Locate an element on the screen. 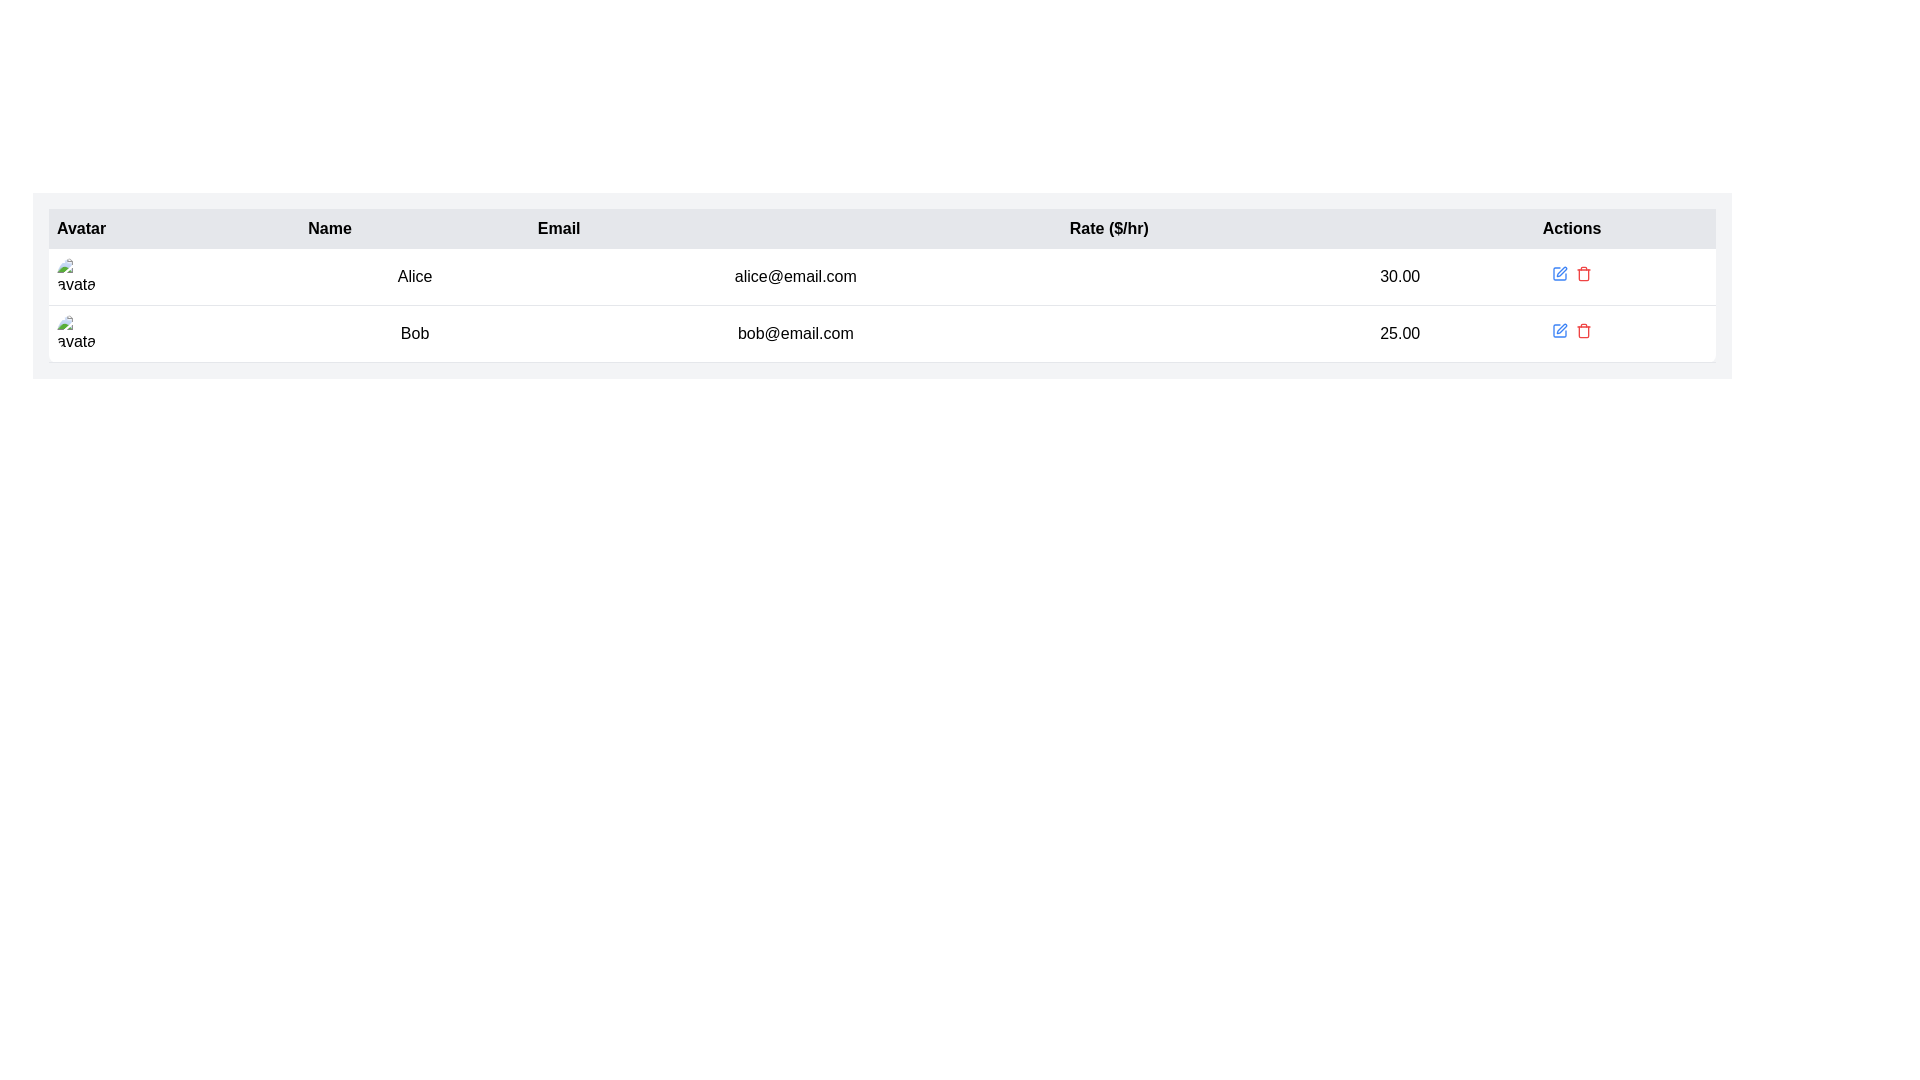 This screenshot has width=1920, height=1080. the avatar image element located in the first cell of the first row under the 'Avatar' column to interact with it is located at coordinates (76, 277).